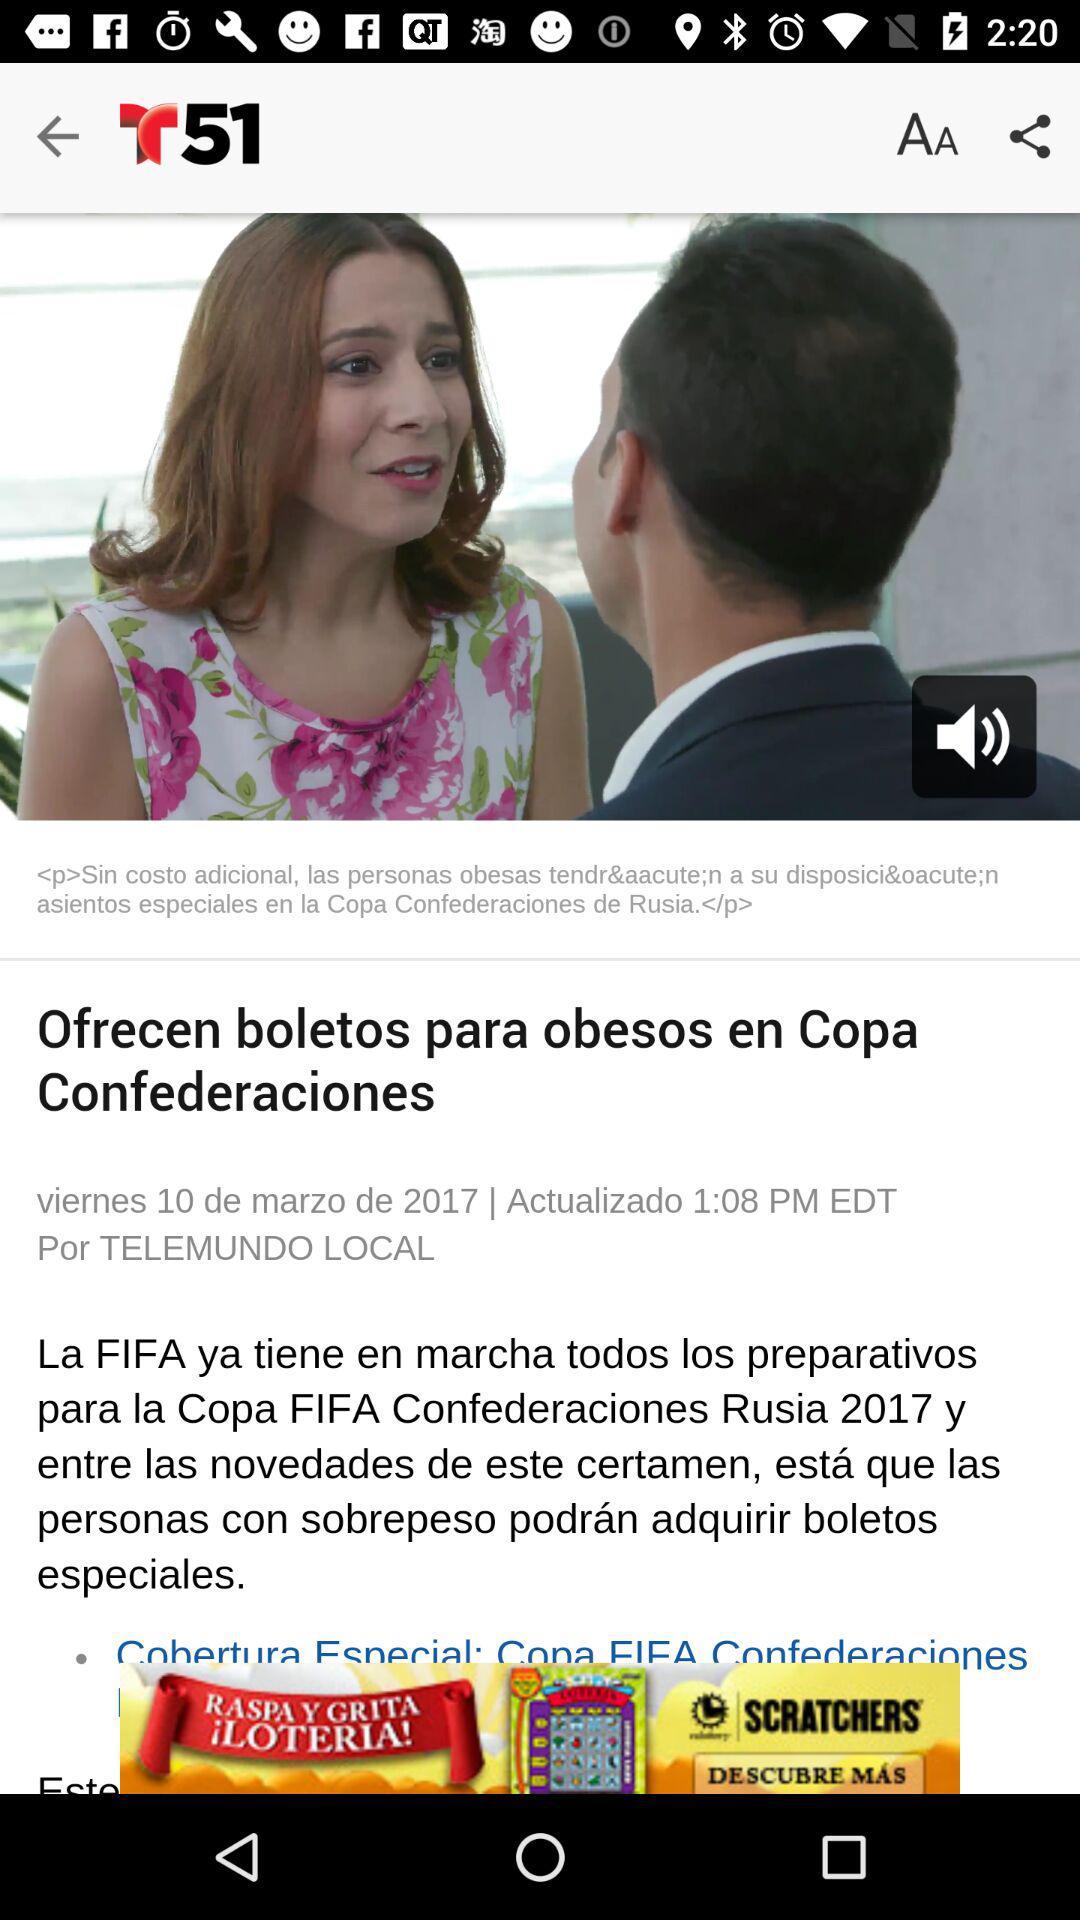  What do you see at coordinates (974, 735) in the screenshot?
I see `the volume icon` at bounding box center [974, 735].